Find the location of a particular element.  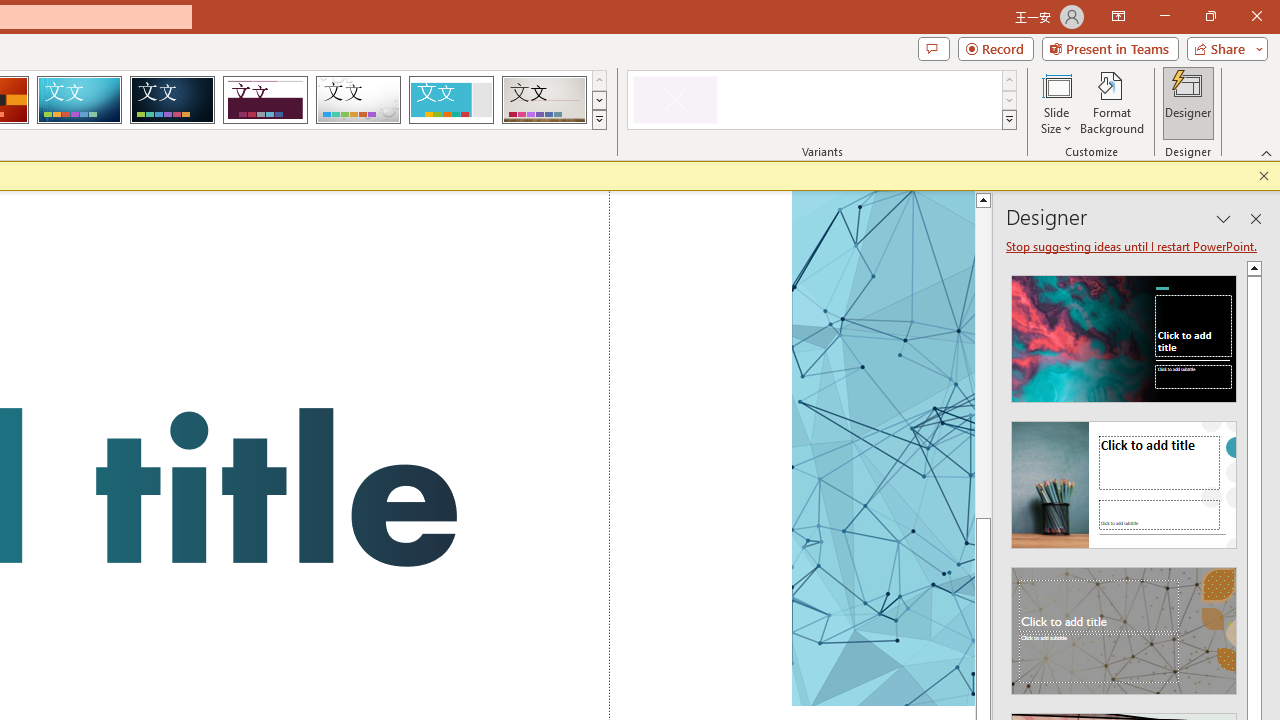

'Format Background' is located at coordinates (1111, 103).